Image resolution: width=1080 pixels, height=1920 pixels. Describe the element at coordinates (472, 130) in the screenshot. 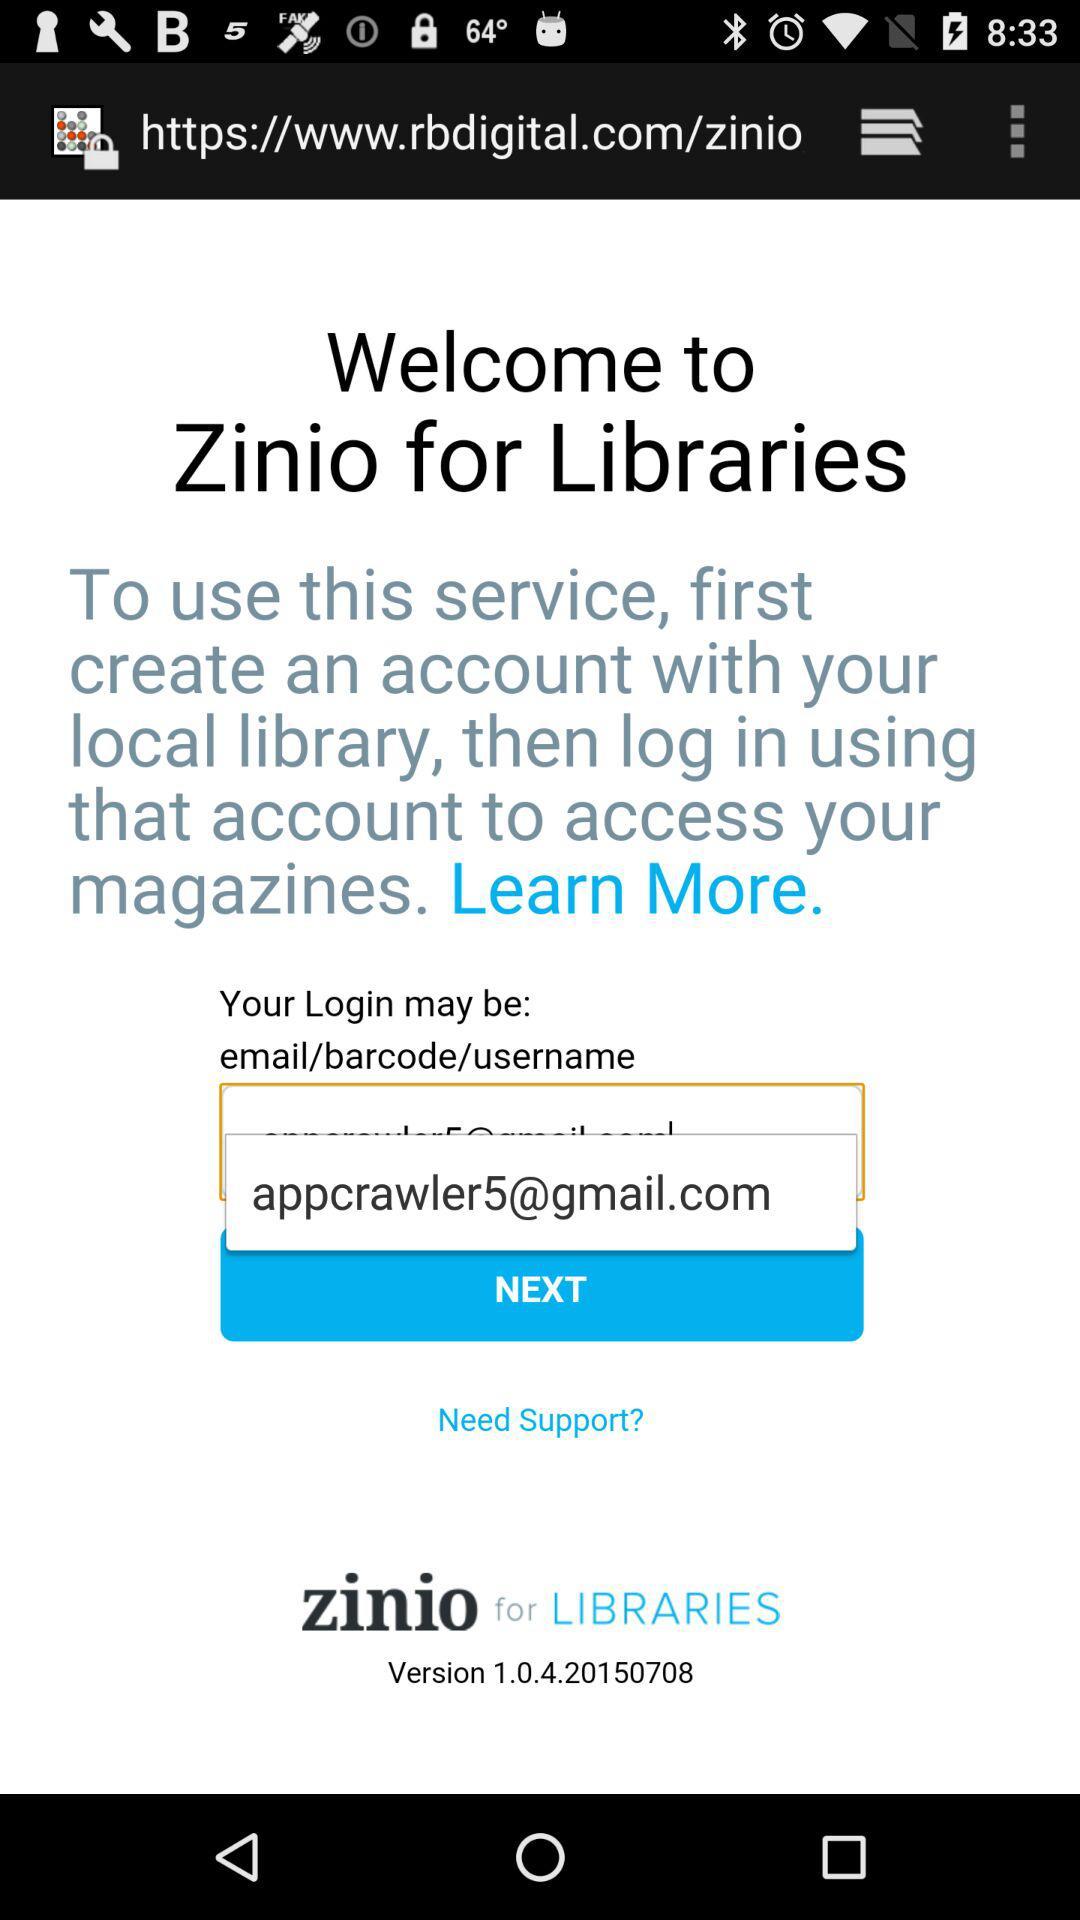

I see `the https www rbdigital item` at that location.